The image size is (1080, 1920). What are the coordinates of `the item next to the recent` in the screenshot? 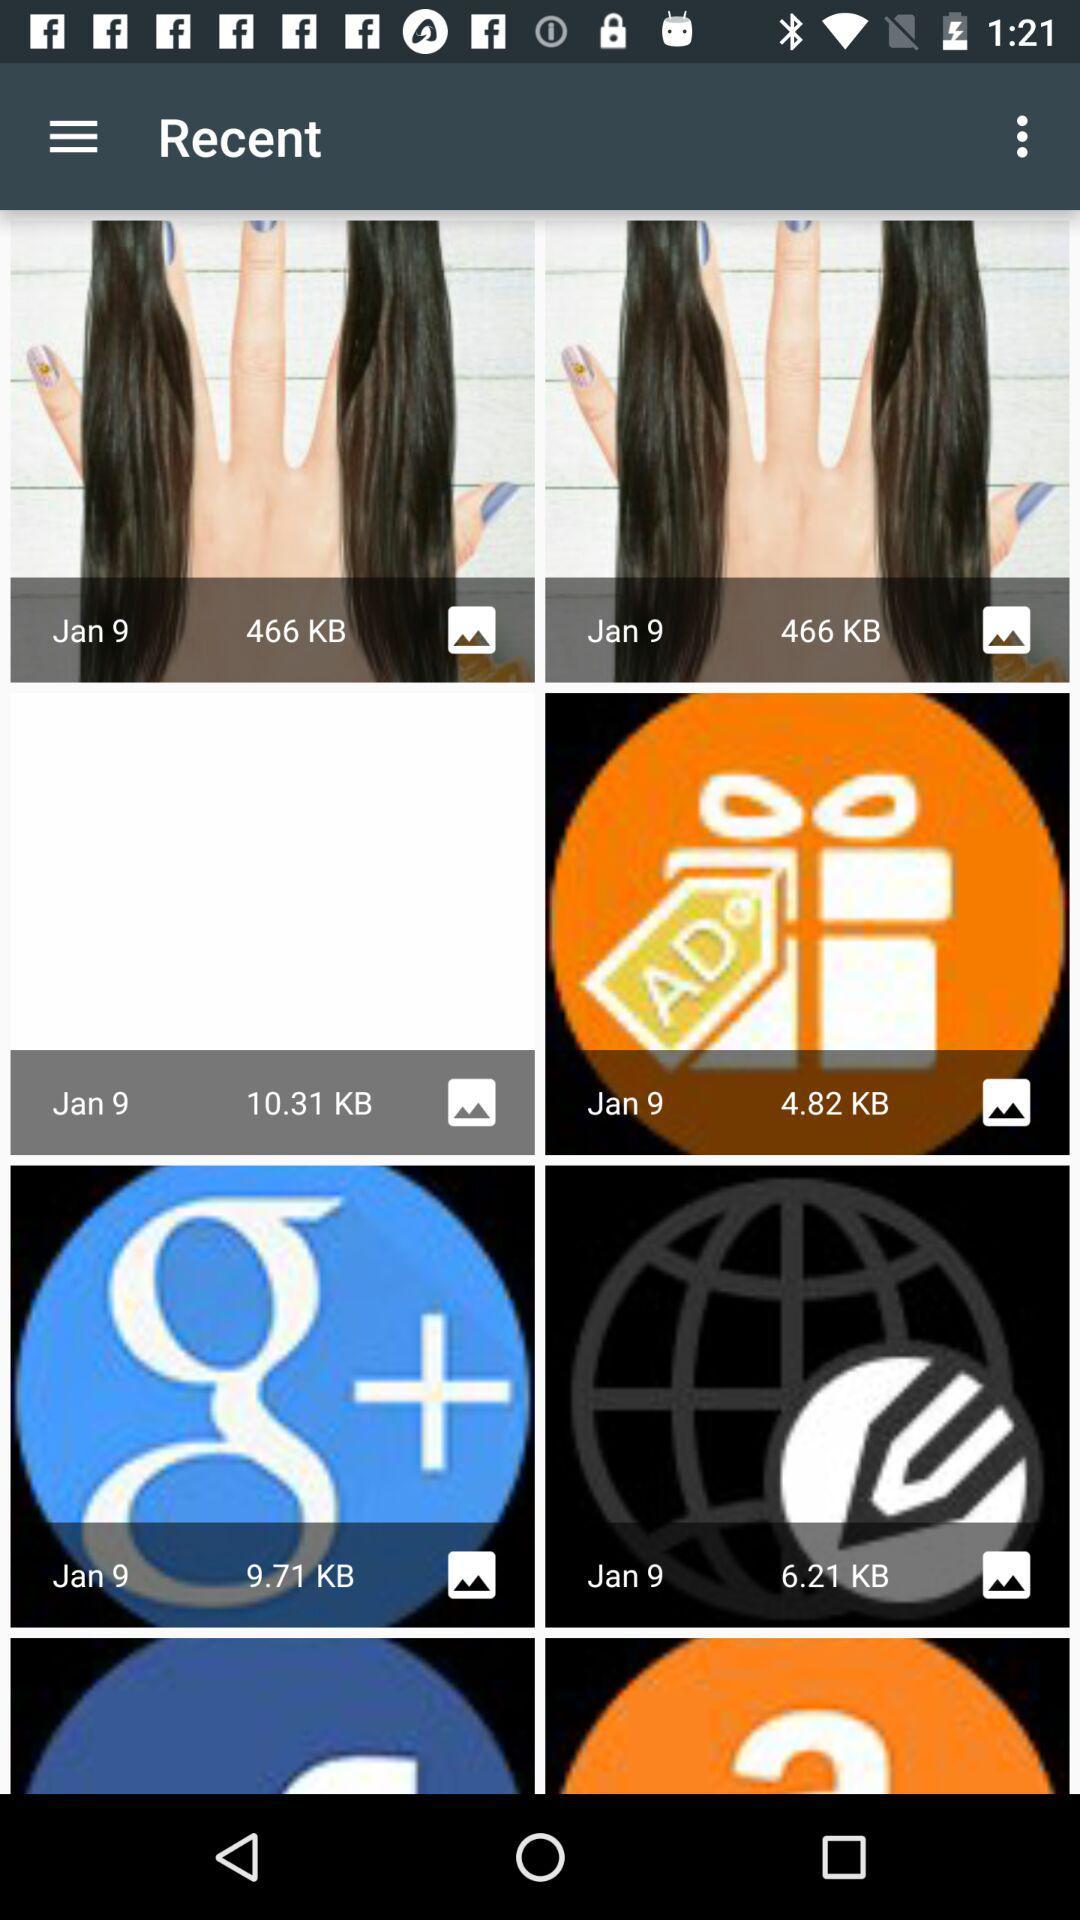 It's located at (1027, 135).